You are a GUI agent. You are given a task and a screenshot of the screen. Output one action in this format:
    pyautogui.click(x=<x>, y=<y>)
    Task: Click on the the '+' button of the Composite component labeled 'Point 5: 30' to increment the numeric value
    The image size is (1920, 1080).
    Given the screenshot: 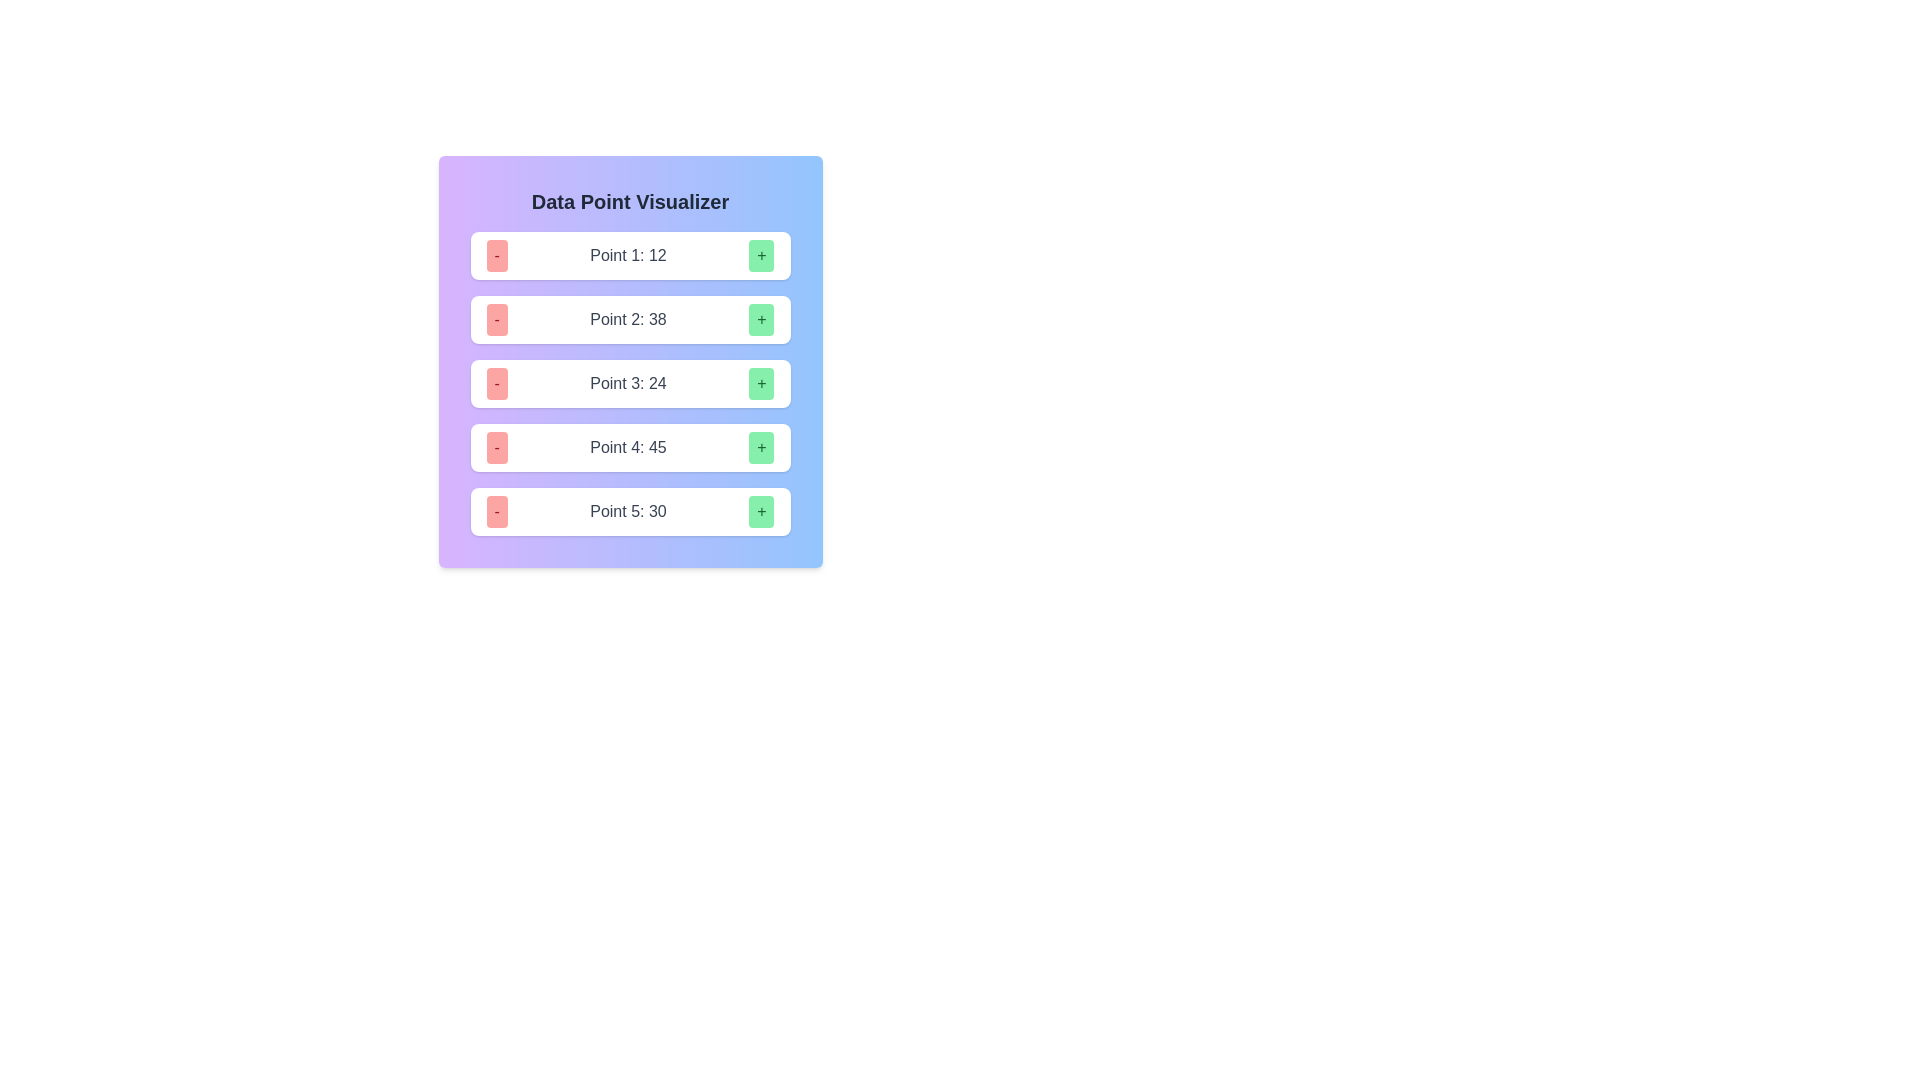 What is the action you would take?
    pyautogui.click(x=629, y=511)
    